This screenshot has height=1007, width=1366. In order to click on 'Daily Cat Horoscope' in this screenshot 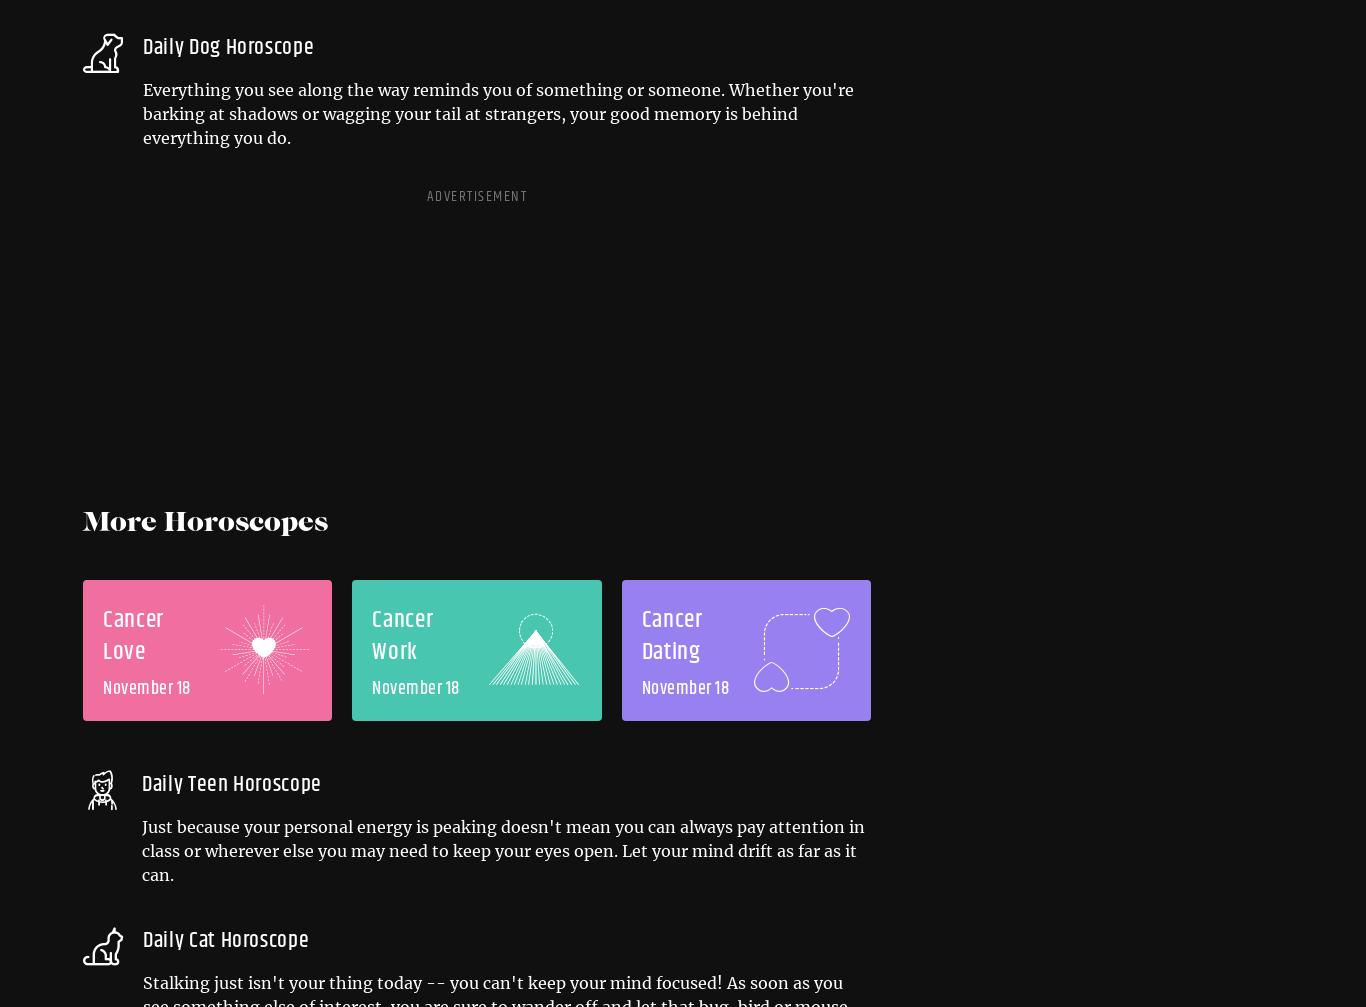, I will do `click(224, 940)`.